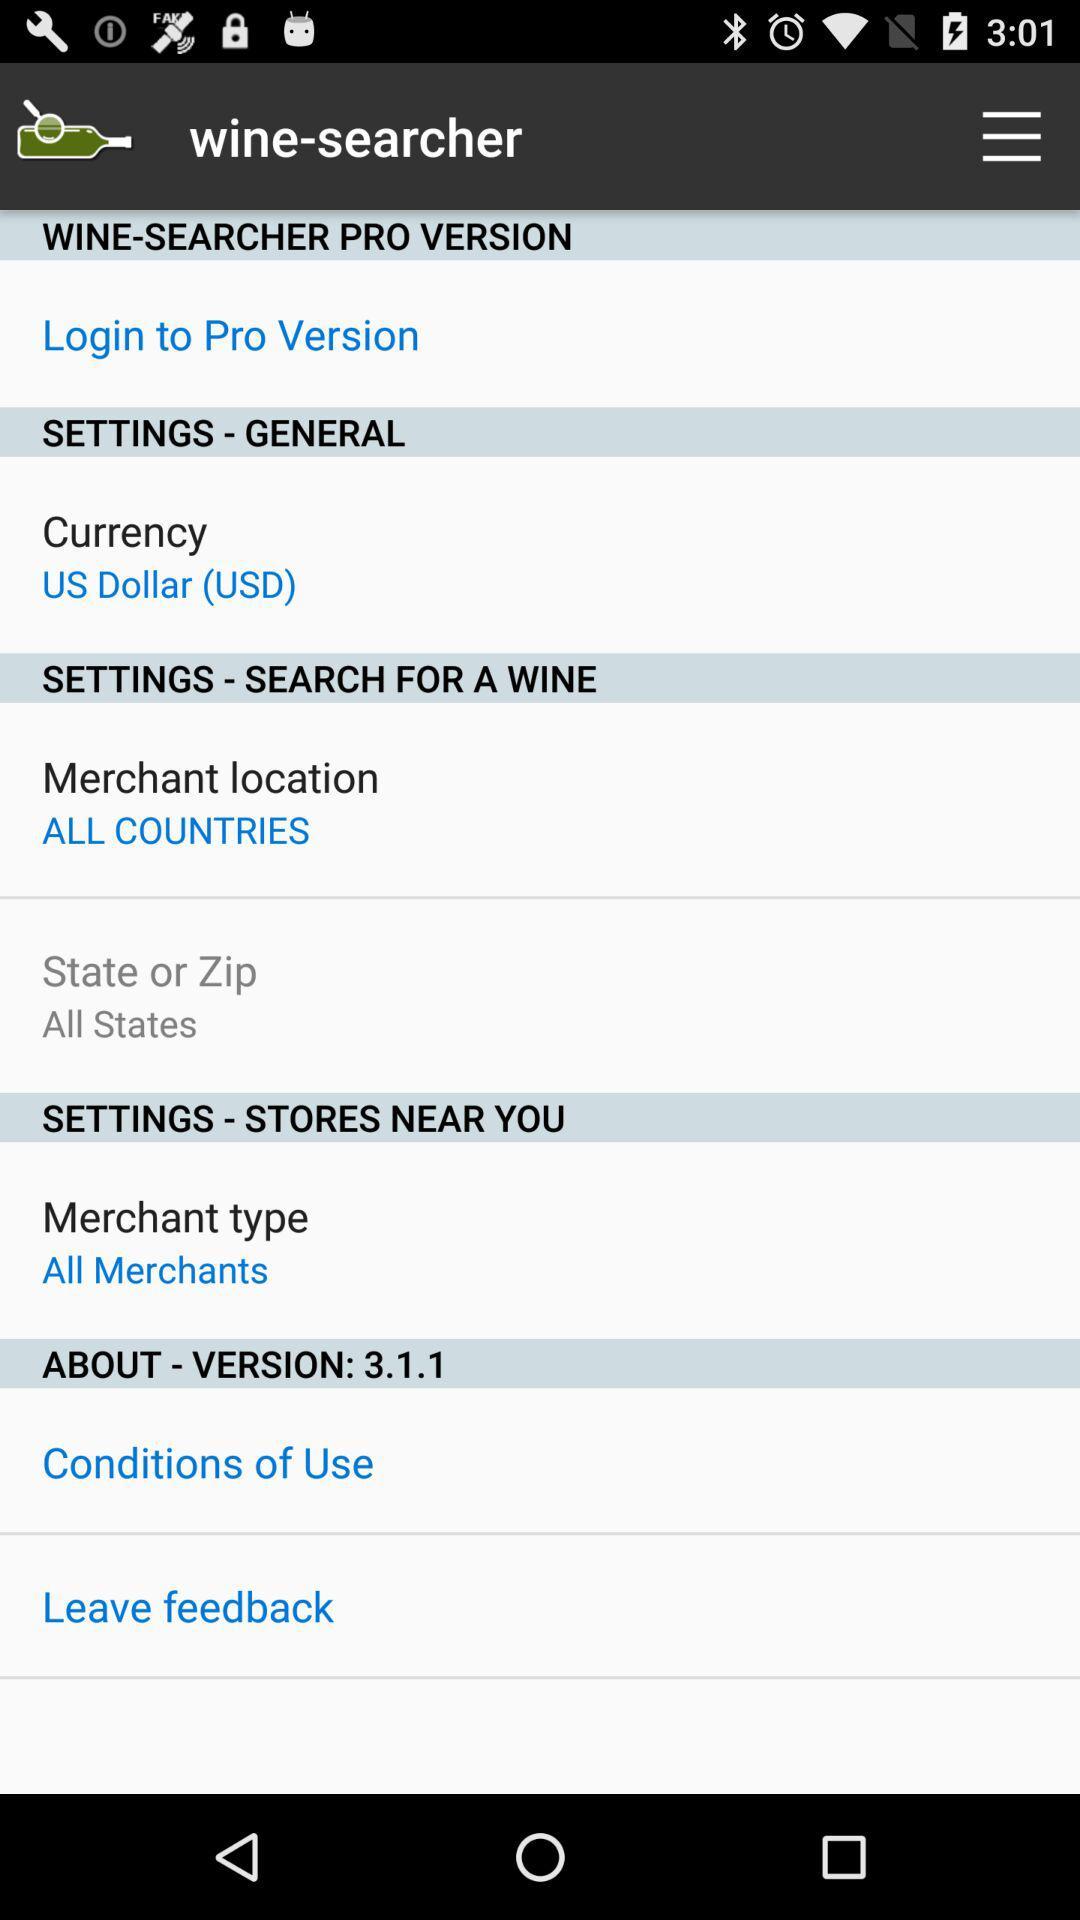 The height and width of the screenshot is (1920, 1080). Describe the element at coordinates (168, 582) in the screenshot. I see `the icon below currency icon` at that location.